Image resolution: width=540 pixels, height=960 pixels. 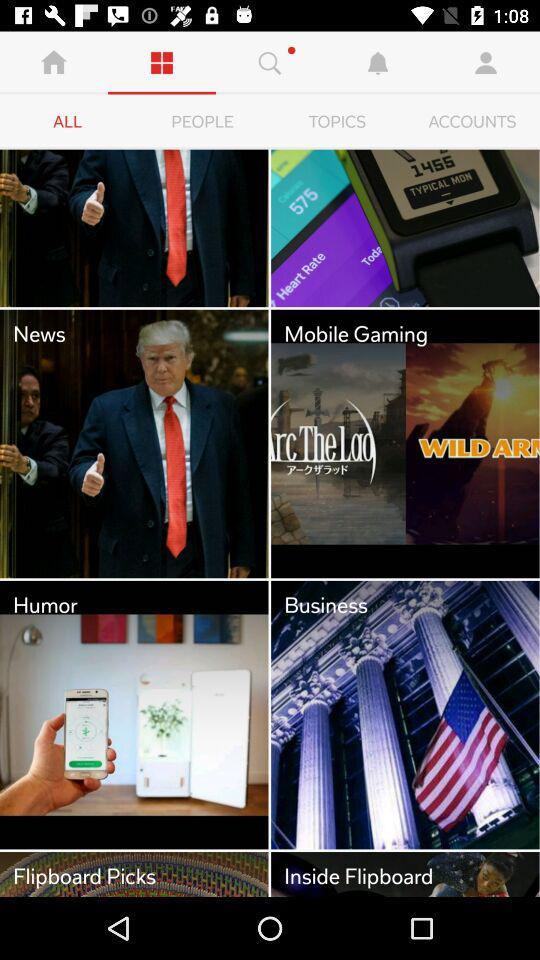 What do you see at coordinates (337, 121) in the screenshot?
I see `the item to the left of the accounts icon` at bounding box center [337, 121].